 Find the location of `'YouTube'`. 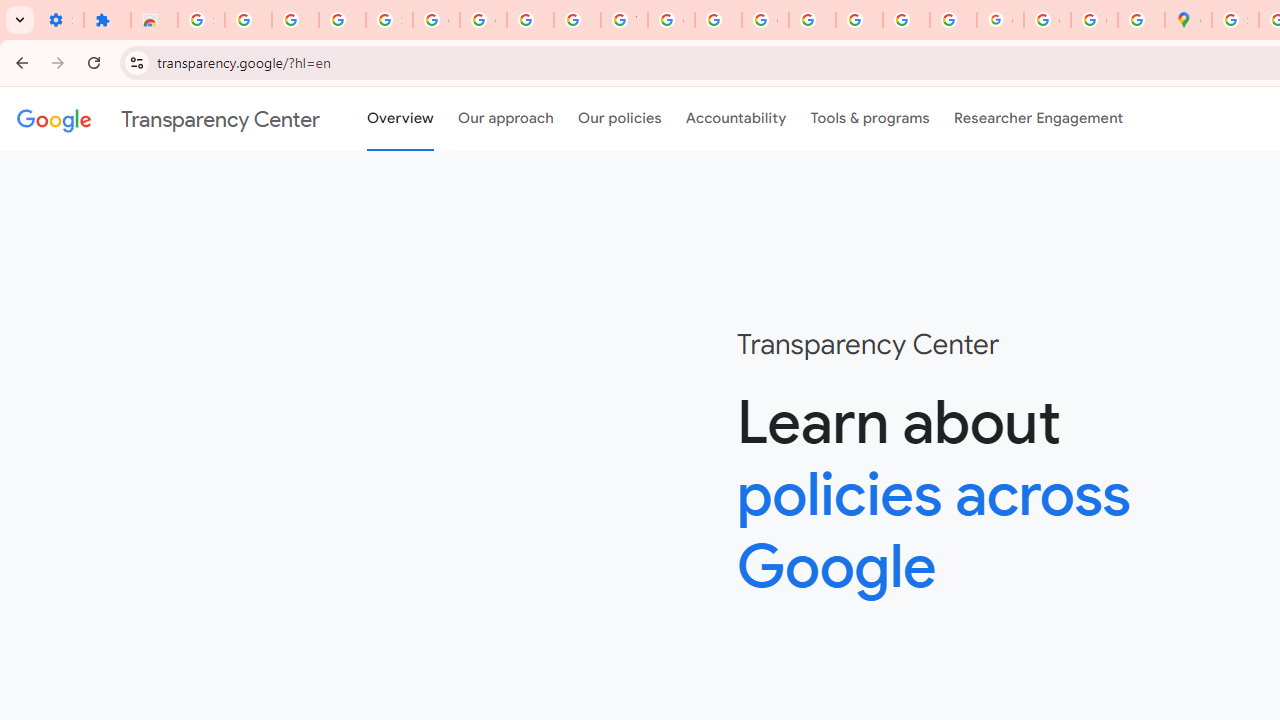

'YouTube' is located at coordinates (623, 20).